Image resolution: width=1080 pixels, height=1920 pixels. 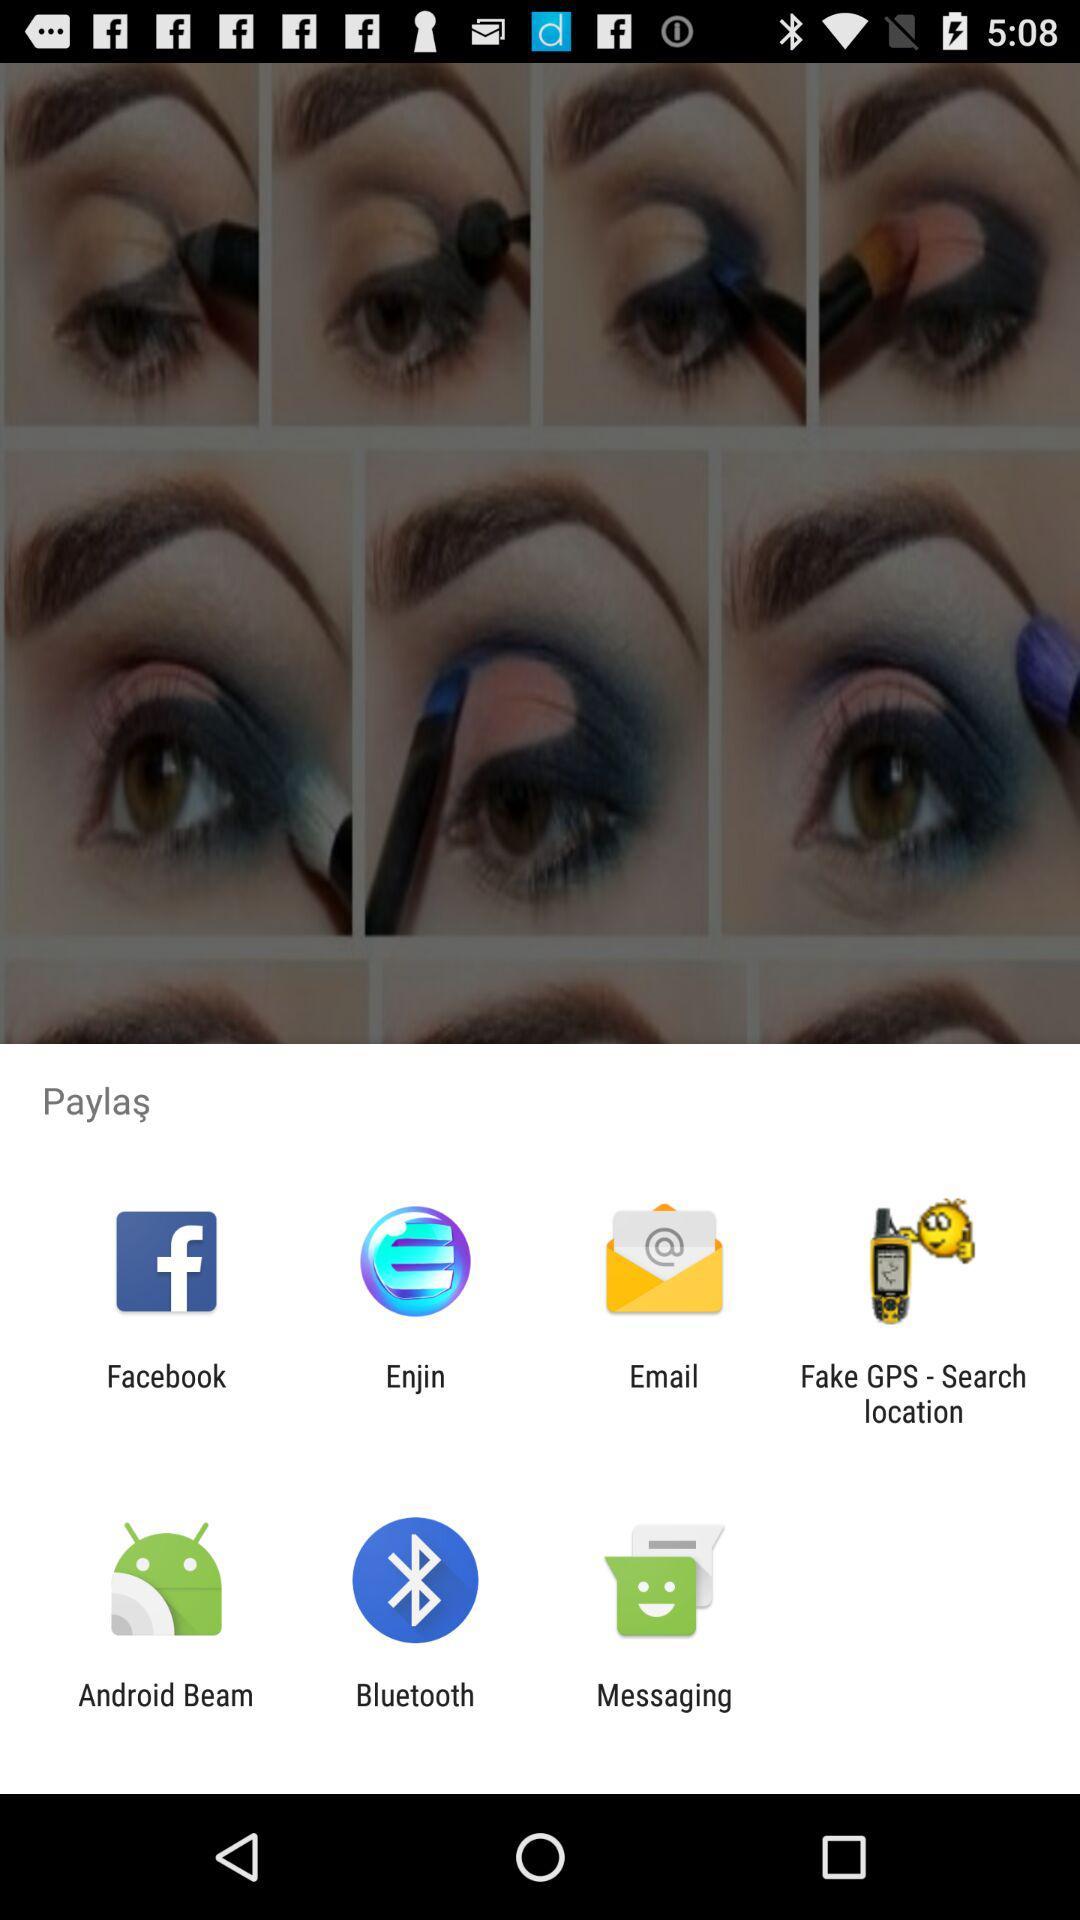 What do you see at coordinates (414, 1711) in the screenshot?
I see `app to the left of the messaging app` at bounding box center [414, 1711].